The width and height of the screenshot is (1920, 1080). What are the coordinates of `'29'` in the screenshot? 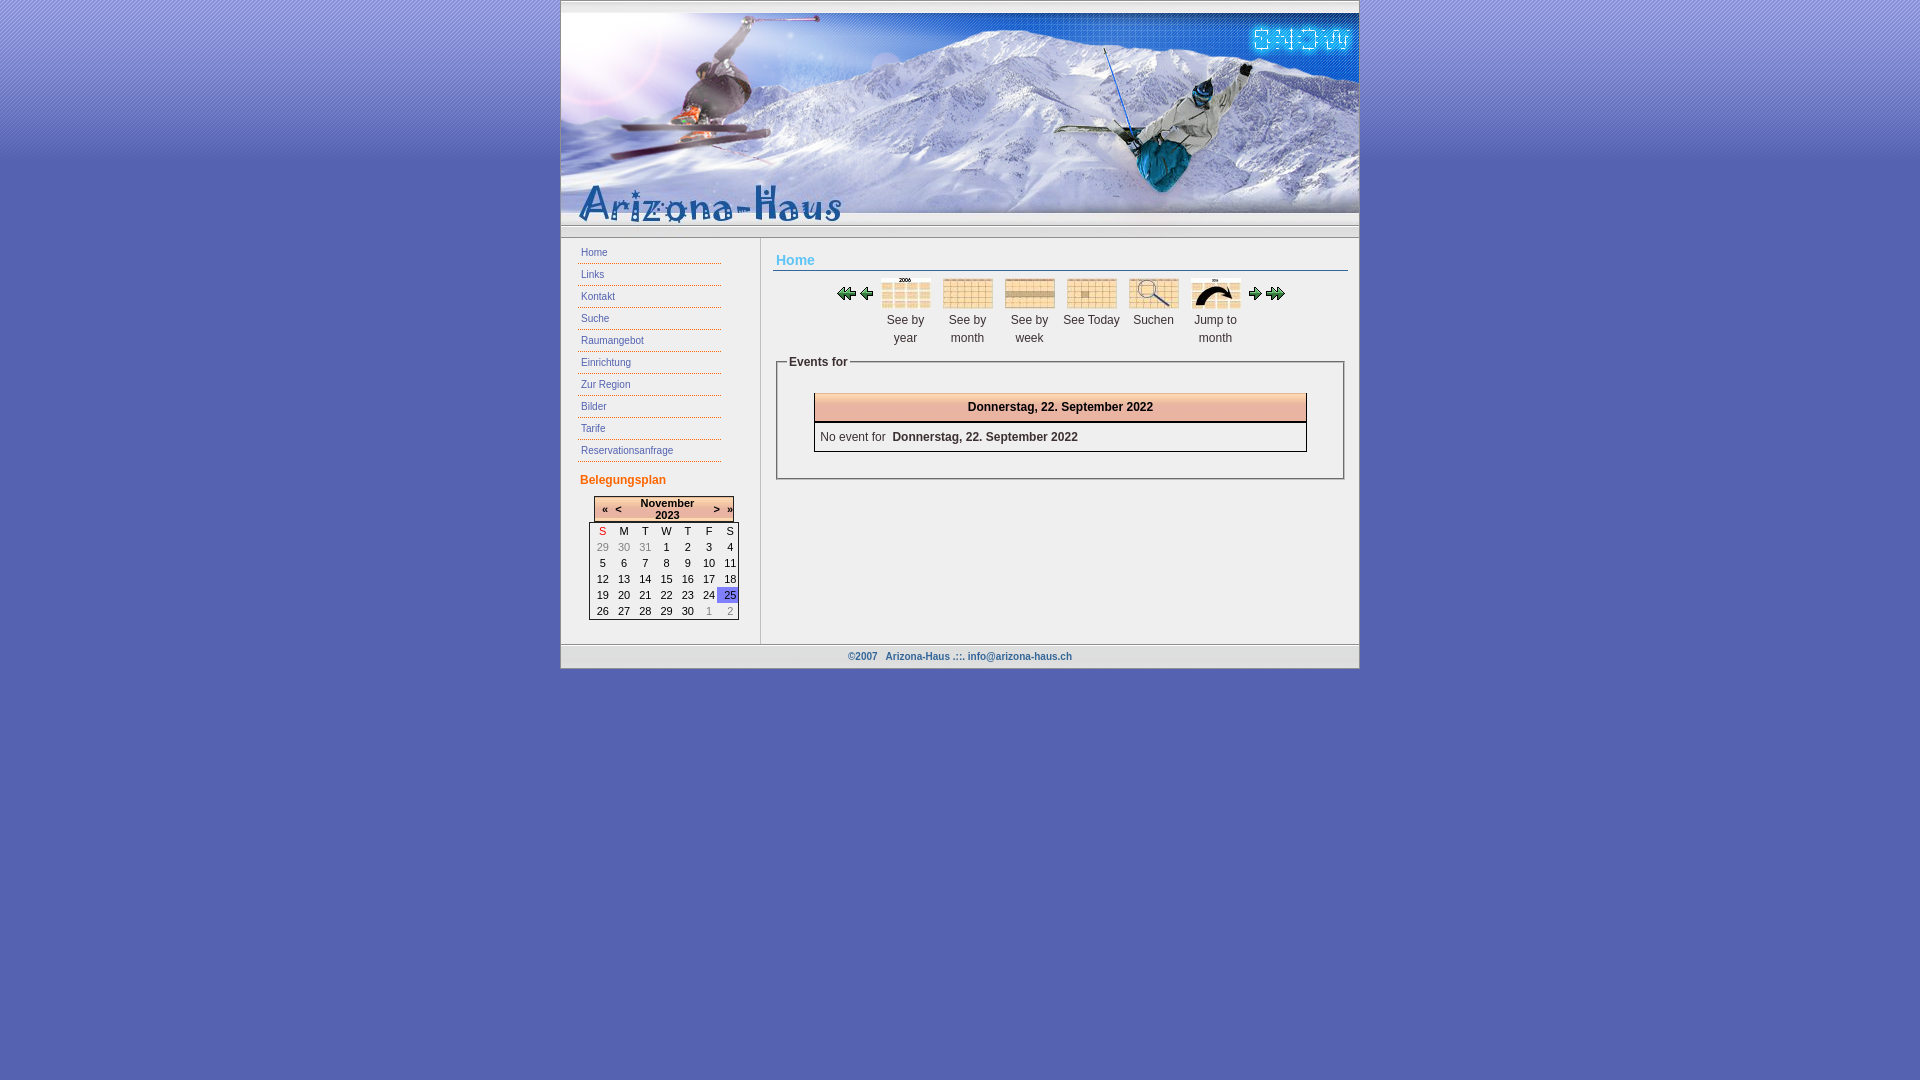 It's located at (666, 609).